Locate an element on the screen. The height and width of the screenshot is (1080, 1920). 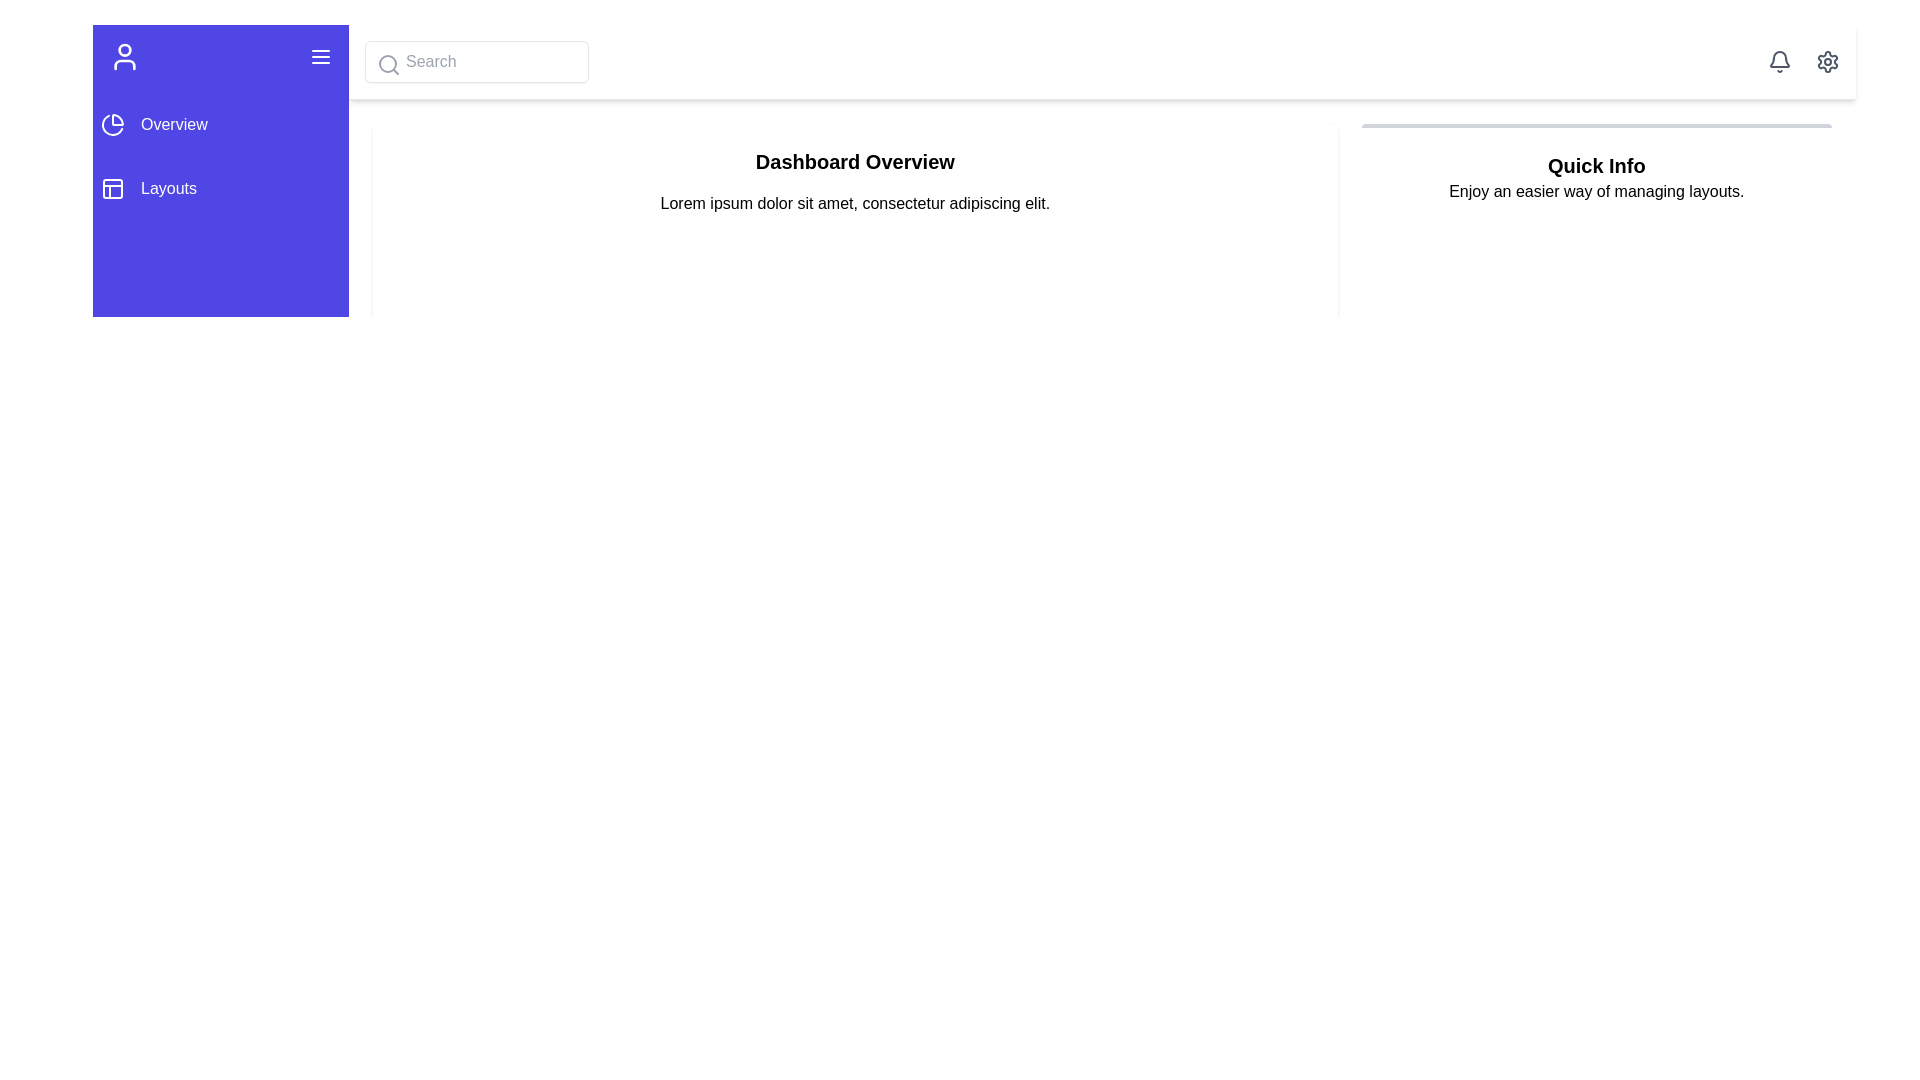
the segmented square icon located in the side navigation bar, positioned above the 'Layouts' text and below the 'Overview' item is located at coordinates (112, 189).